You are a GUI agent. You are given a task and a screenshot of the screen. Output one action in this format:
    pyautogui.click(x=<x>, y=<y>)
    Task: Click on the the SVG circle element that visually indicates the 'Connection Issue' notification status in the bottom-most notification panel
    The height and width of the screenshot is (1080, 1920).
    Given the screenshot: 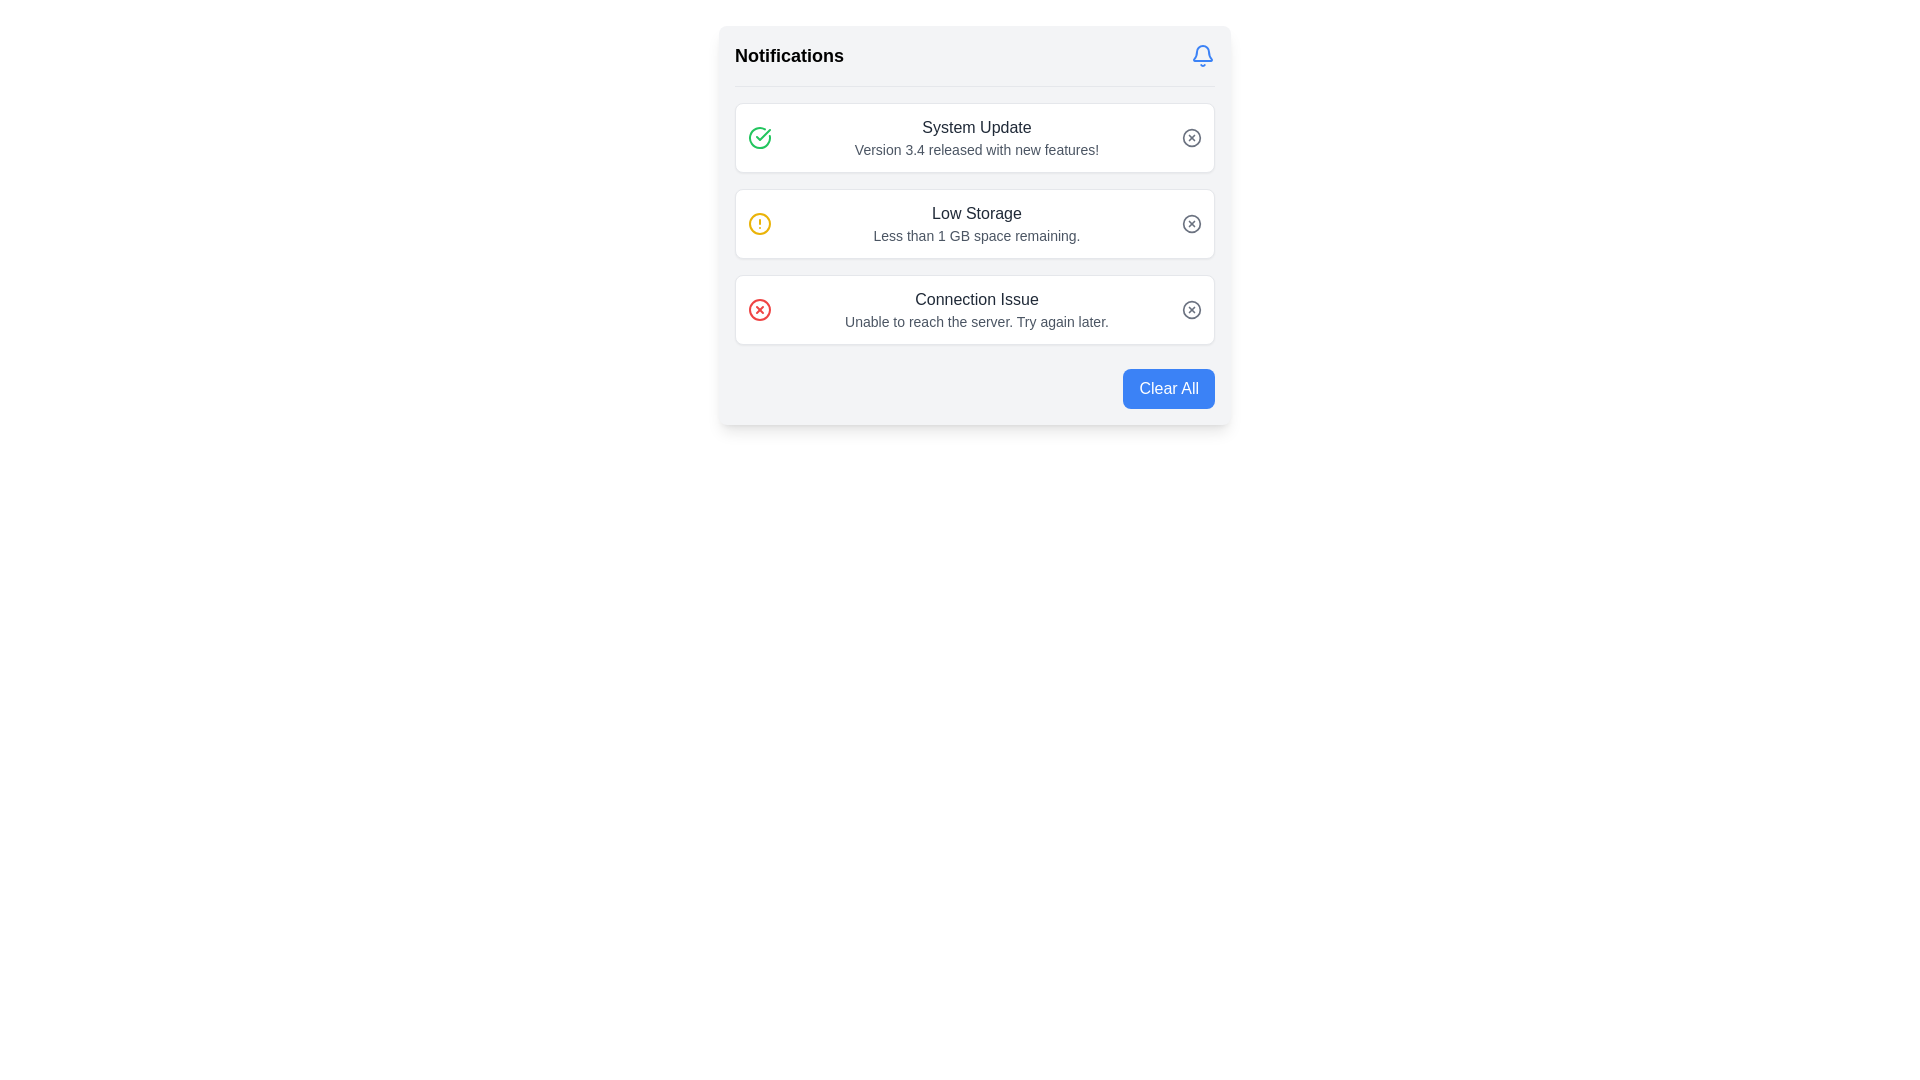 What is the action you would take?
    pyautogui.click(x=1191, y=309)
    